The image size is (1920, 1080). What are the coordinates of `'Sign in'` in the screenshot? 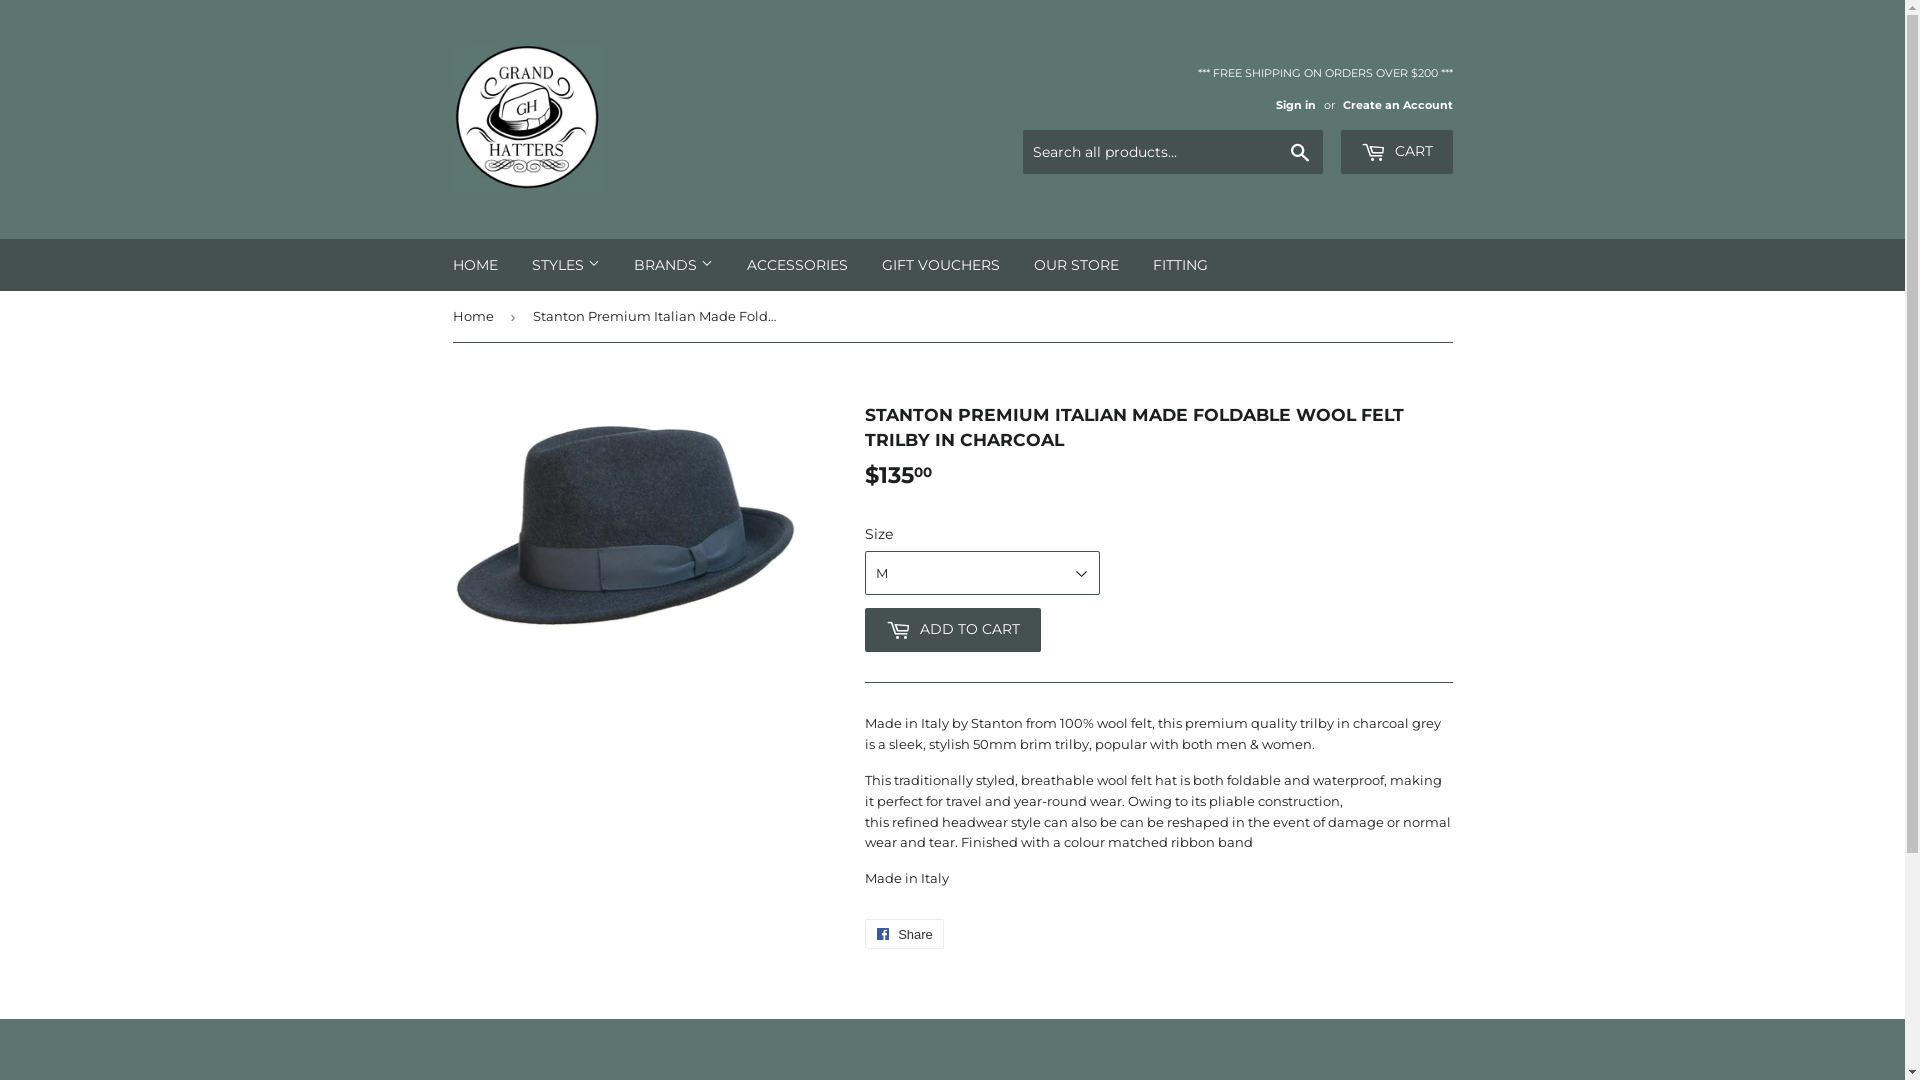 It's located at (1296, 104).